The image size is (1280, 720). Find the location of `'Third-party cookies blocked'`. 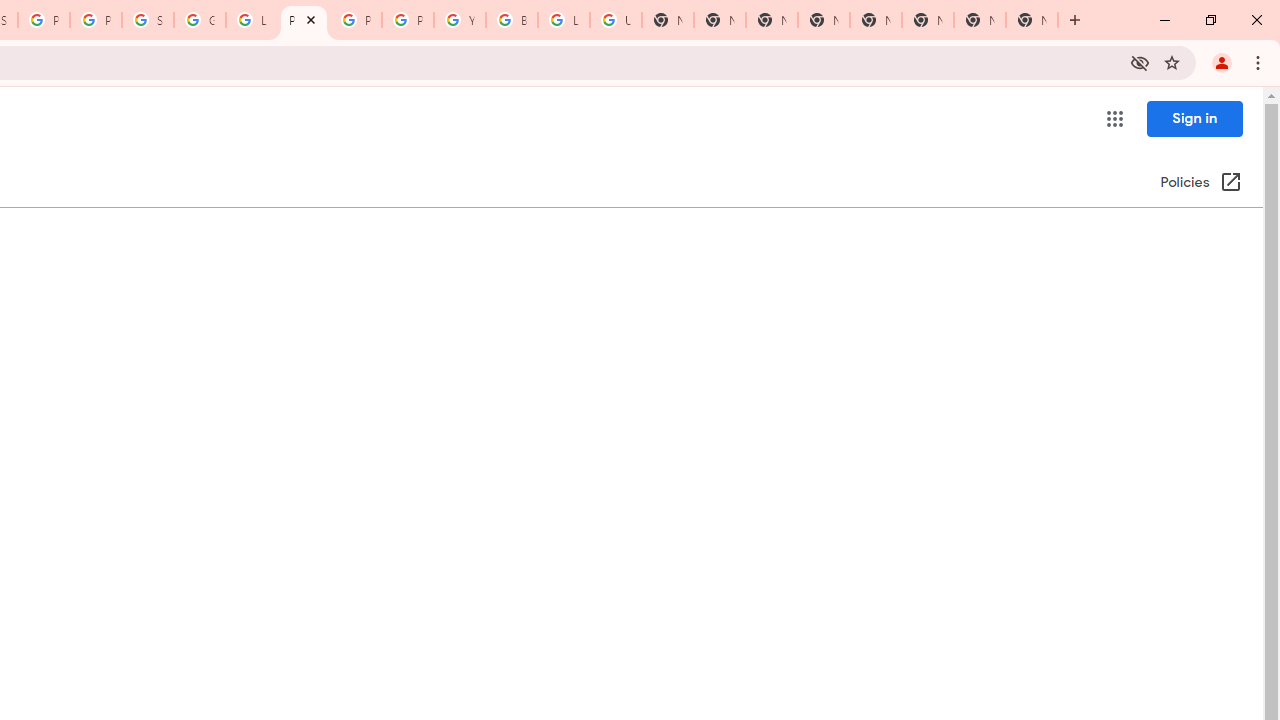

'Third-party cookies blocked' is located at coordinates (1139, 61).